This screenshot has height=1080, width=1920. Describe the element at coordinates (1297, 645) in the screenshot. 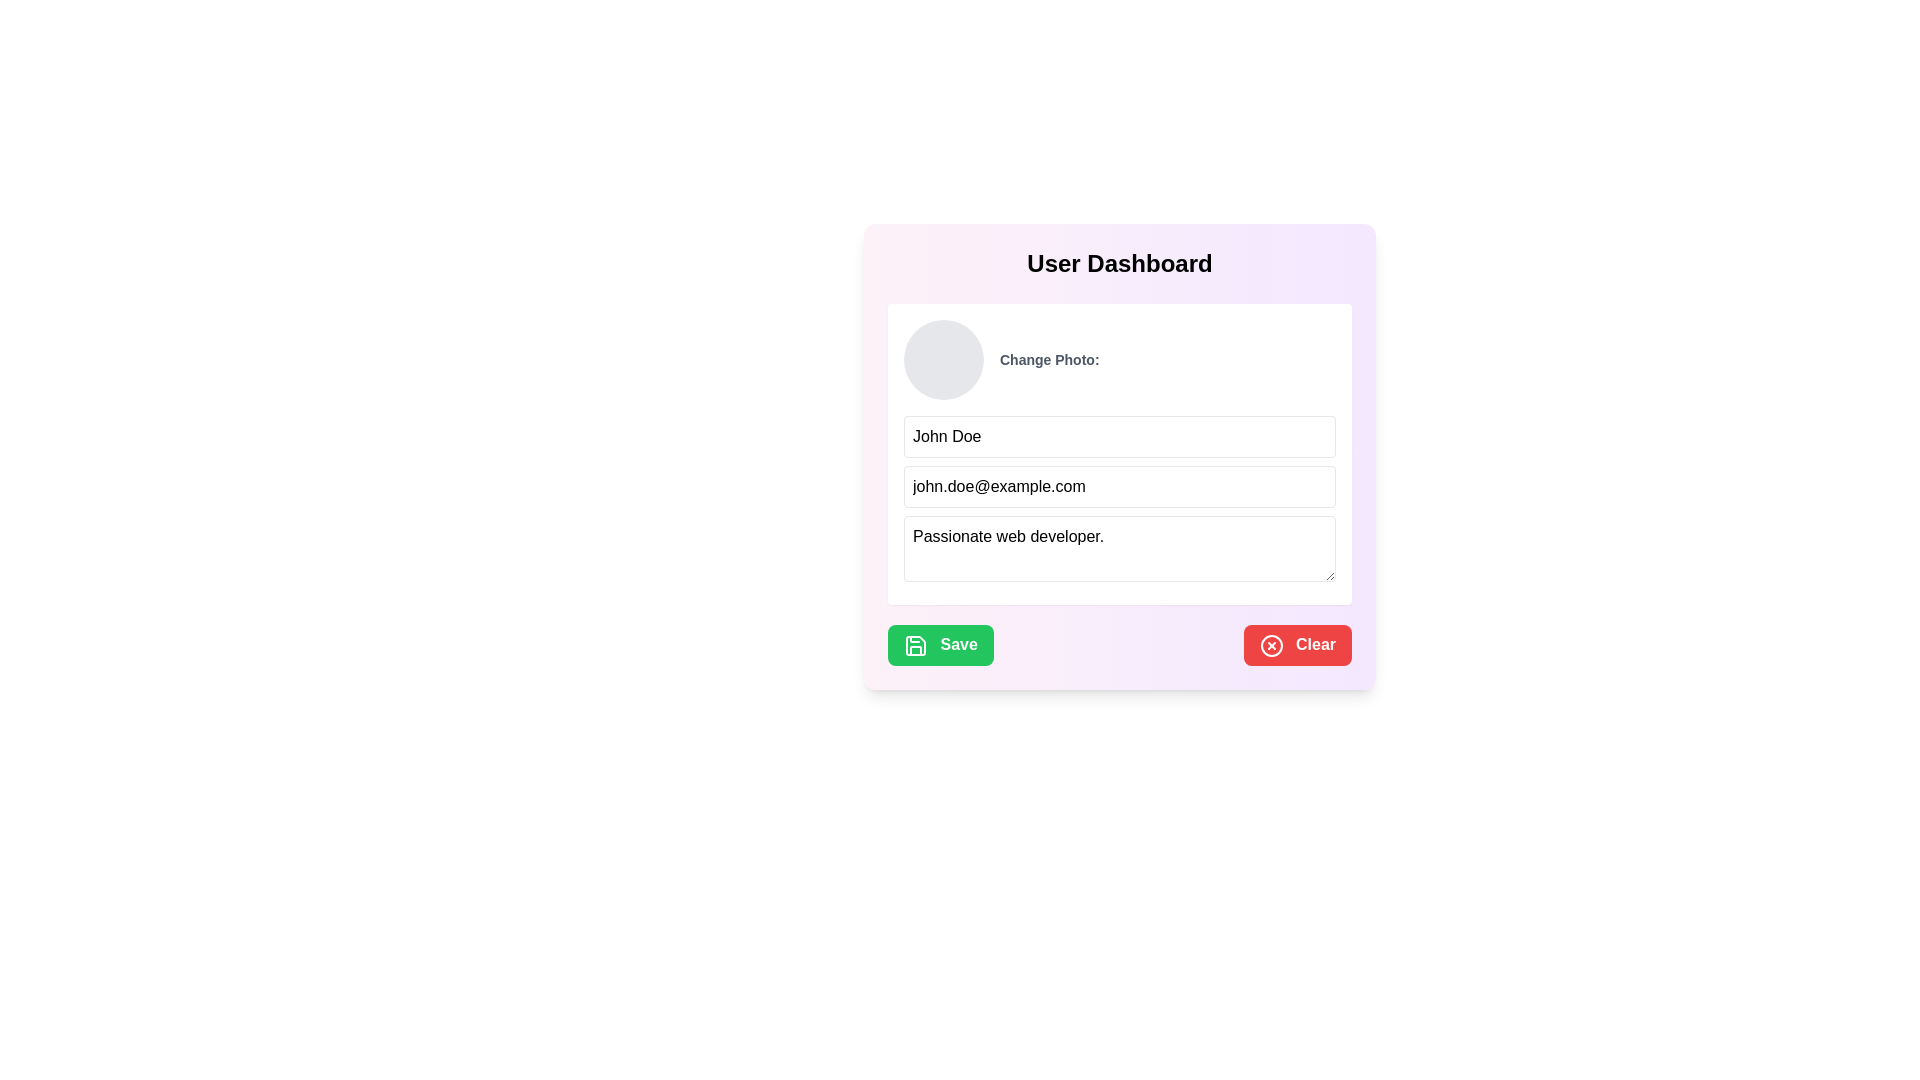

I see `the clear button located at the bottom-right corner of the 'User Dashboard' section` at that location.